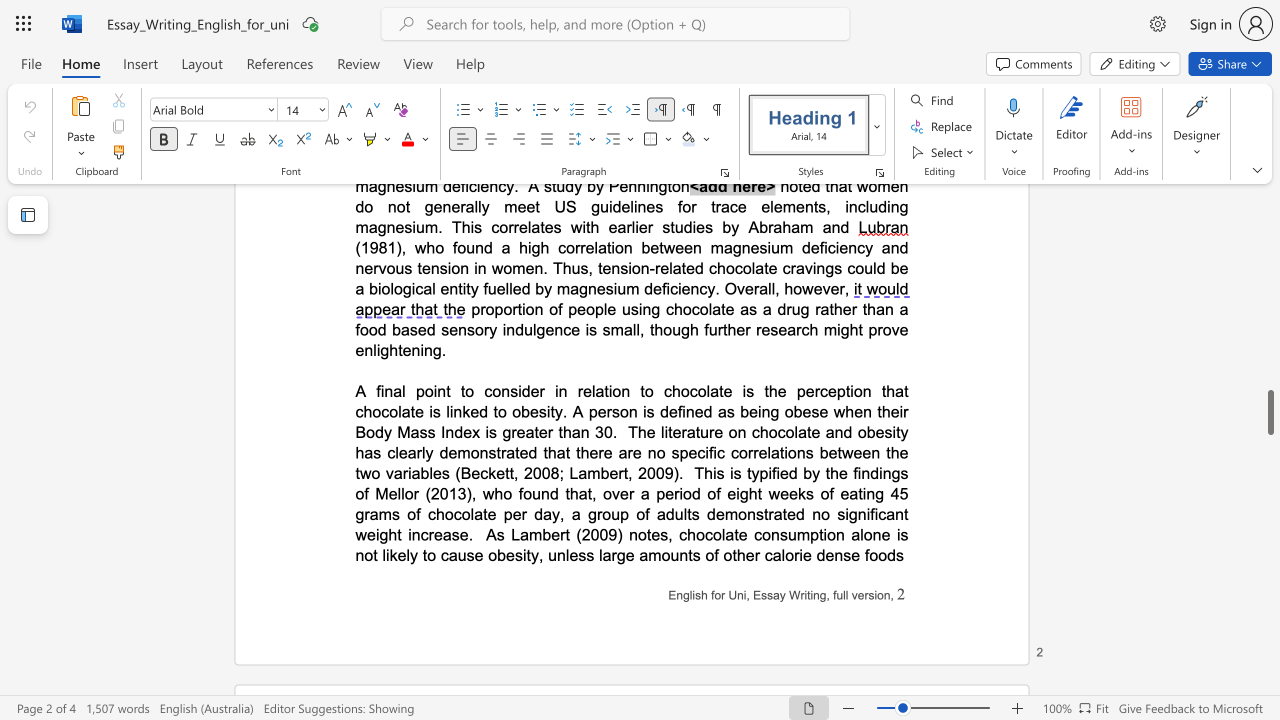  What do you see at coordinates (1269, 248) in the screenshot?
I see `the scrollbar to move the content higher` at bounding box center [1269, 248].